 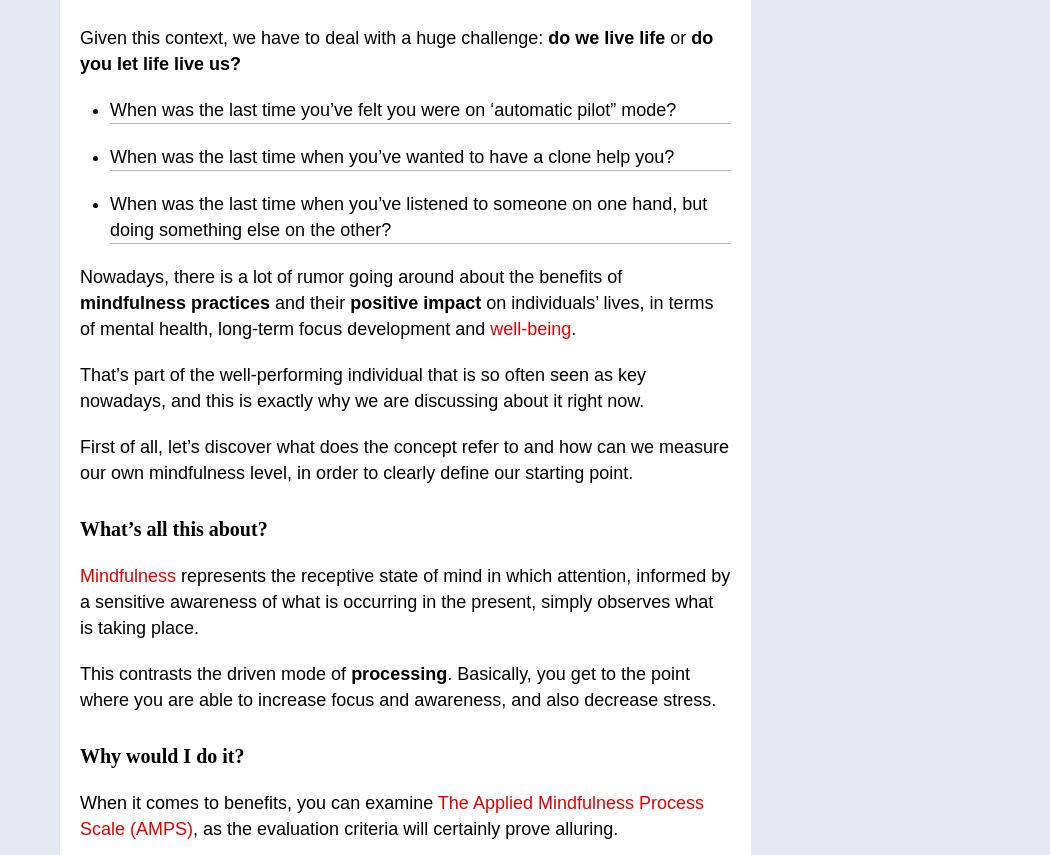 What do you see at coordinates (572, 329) in the screenshot?
I see `'.'` at bounding box center [572, 329].